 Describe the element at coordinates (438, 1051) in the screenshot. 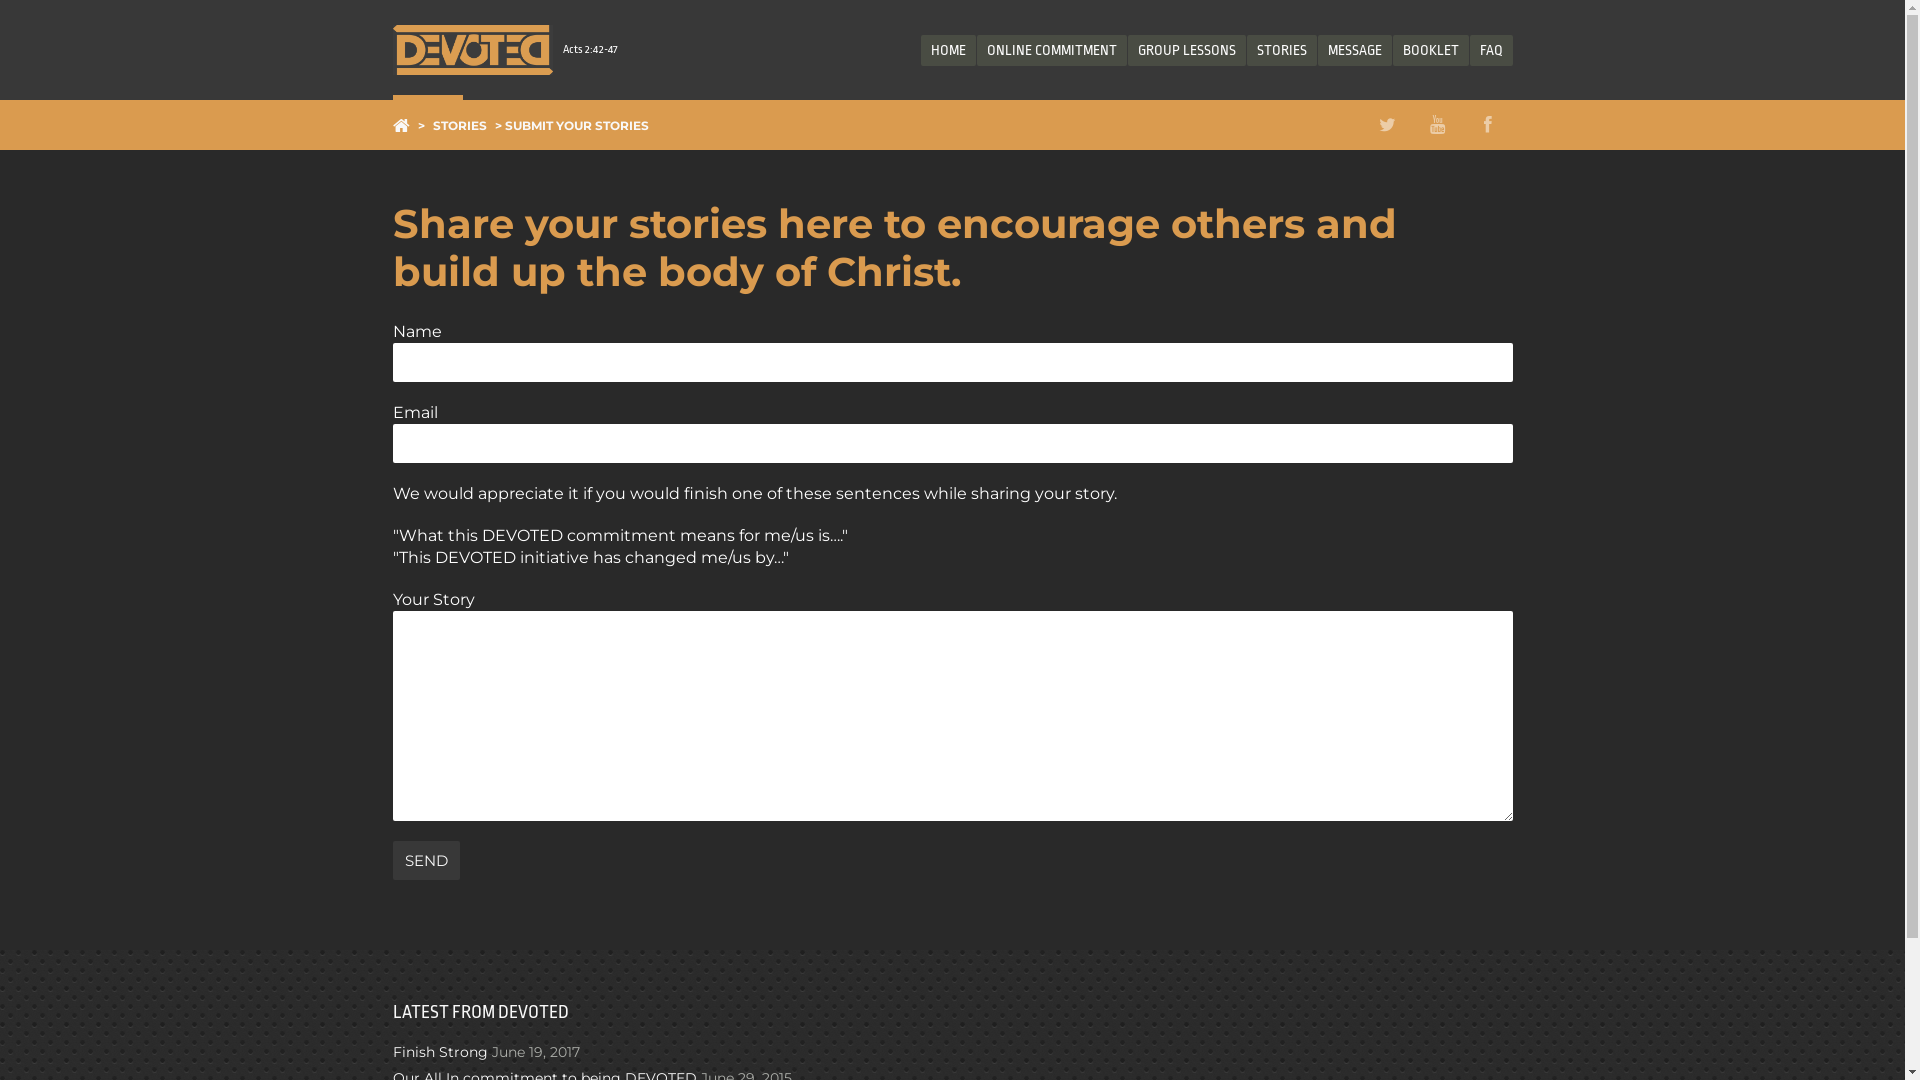

I see `'Finish Strong'` at that location.